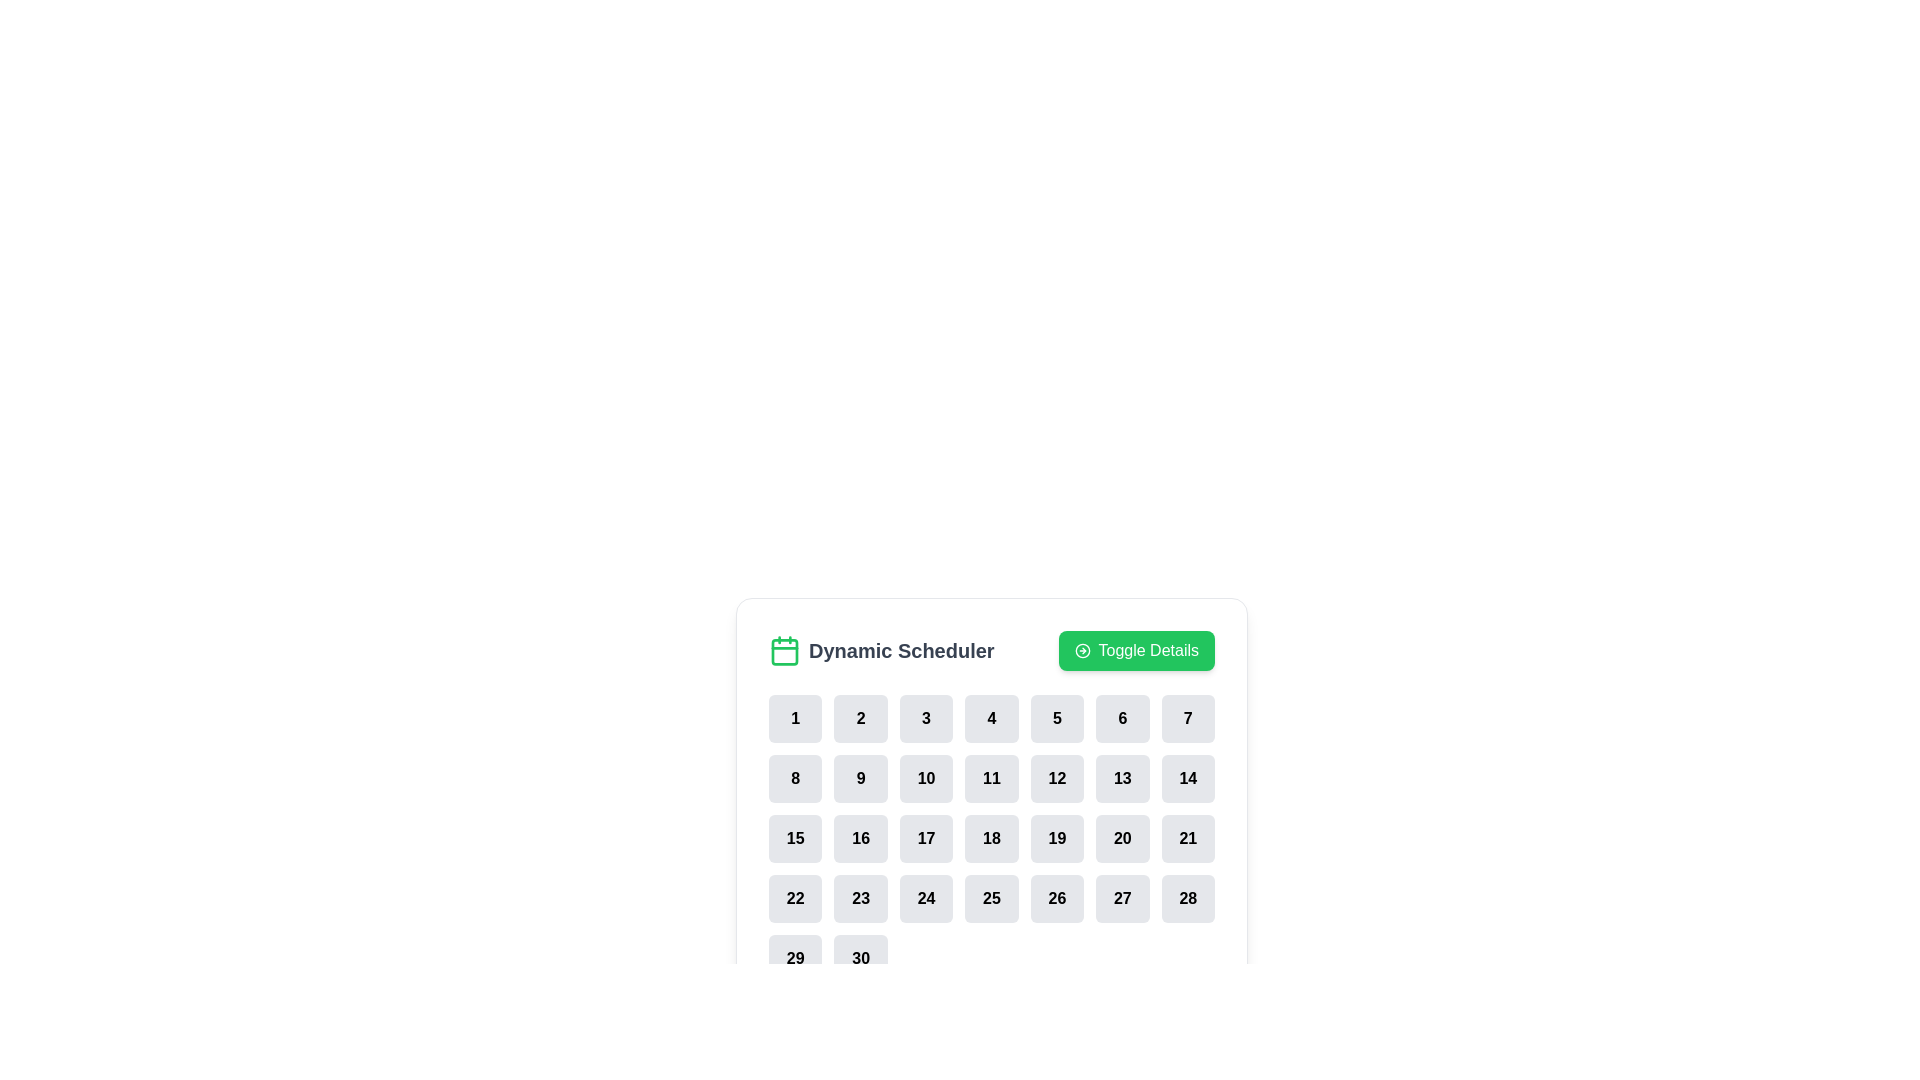 This screenshot has height=1080, width=1920. What do you see at coordinates (794, 958) in the screenshot?
I see `the button displaying the number '29' which is a rounded rectangle with a light gray background` at bounding box center [794, 958].